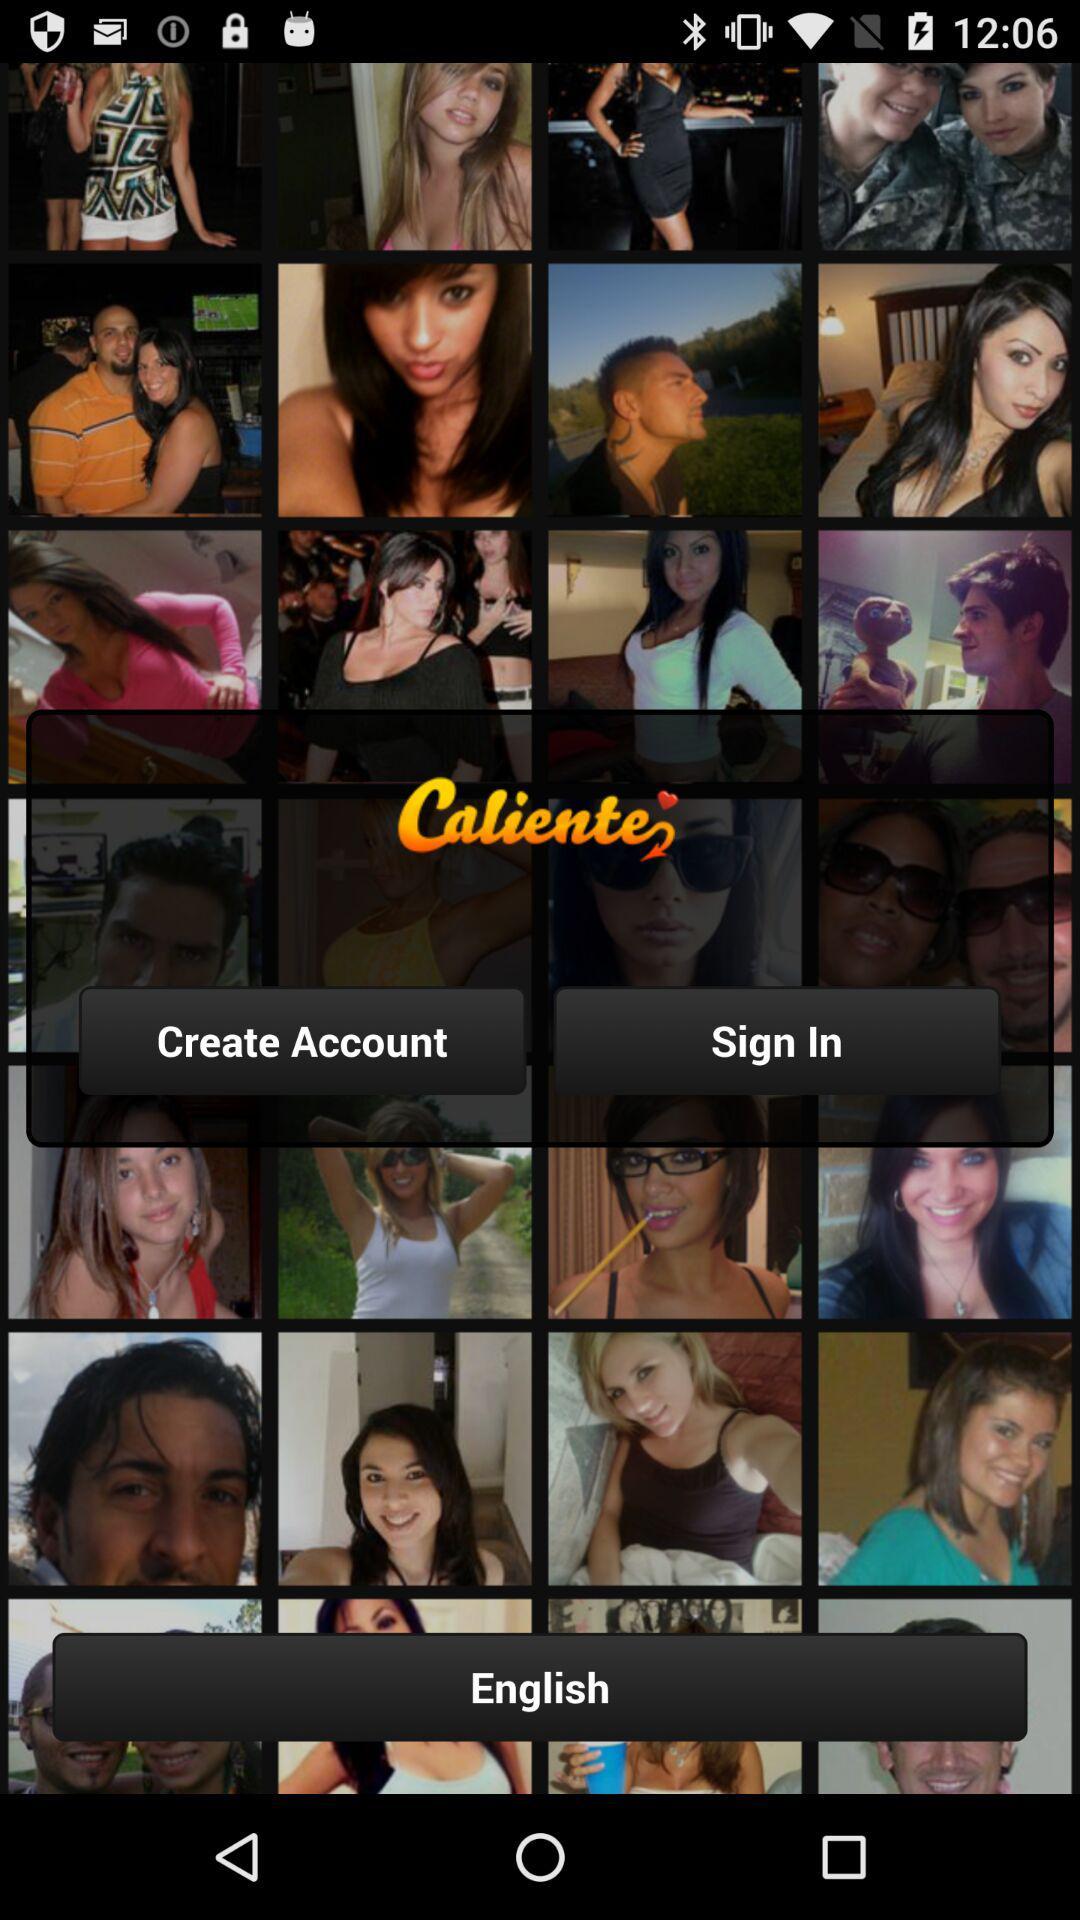 This screenshot has width=1080, height=1920. Describe the element at coordinates (776, 1040) in the screenshot. I see `sign in icon` at that location.